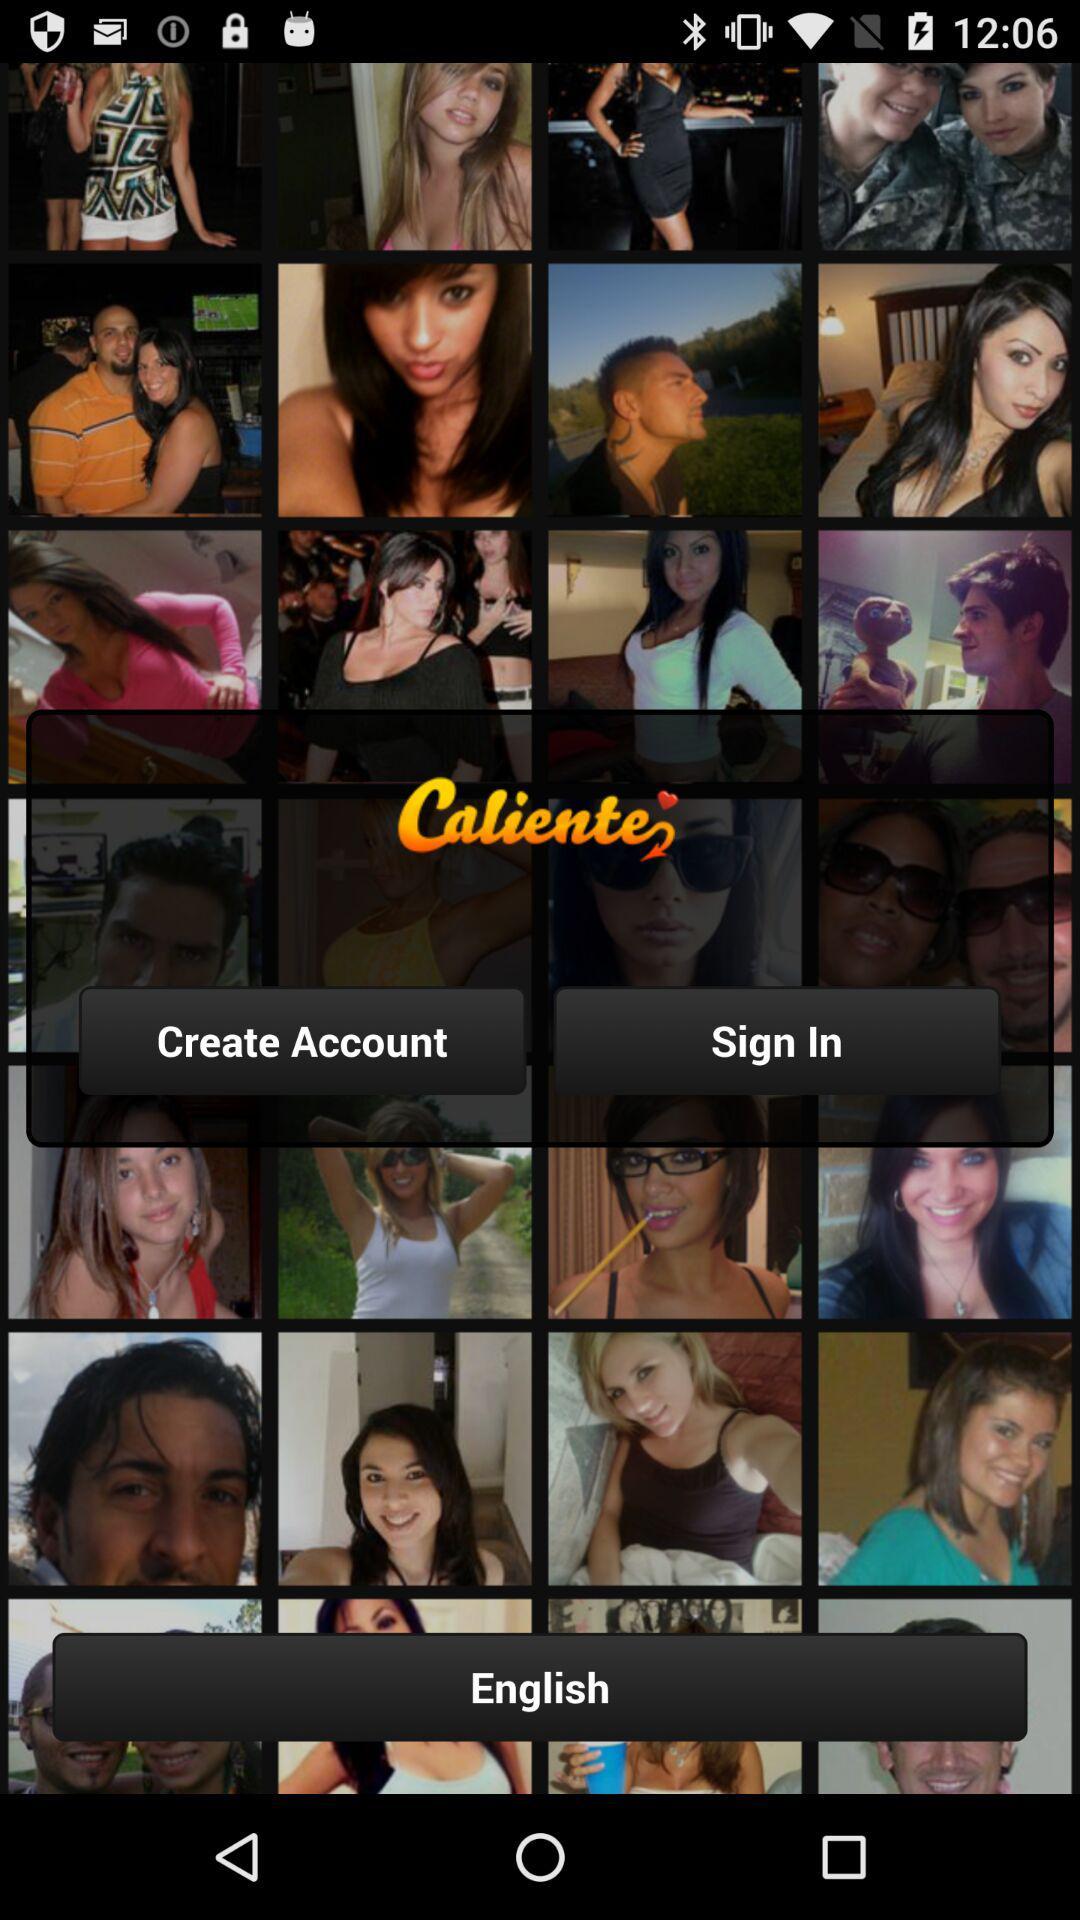 This screenshot has width=1080, height=1920. Describe the element at coordinates (776, 1040) in the screenshot. I see `sign in icon` at that location.